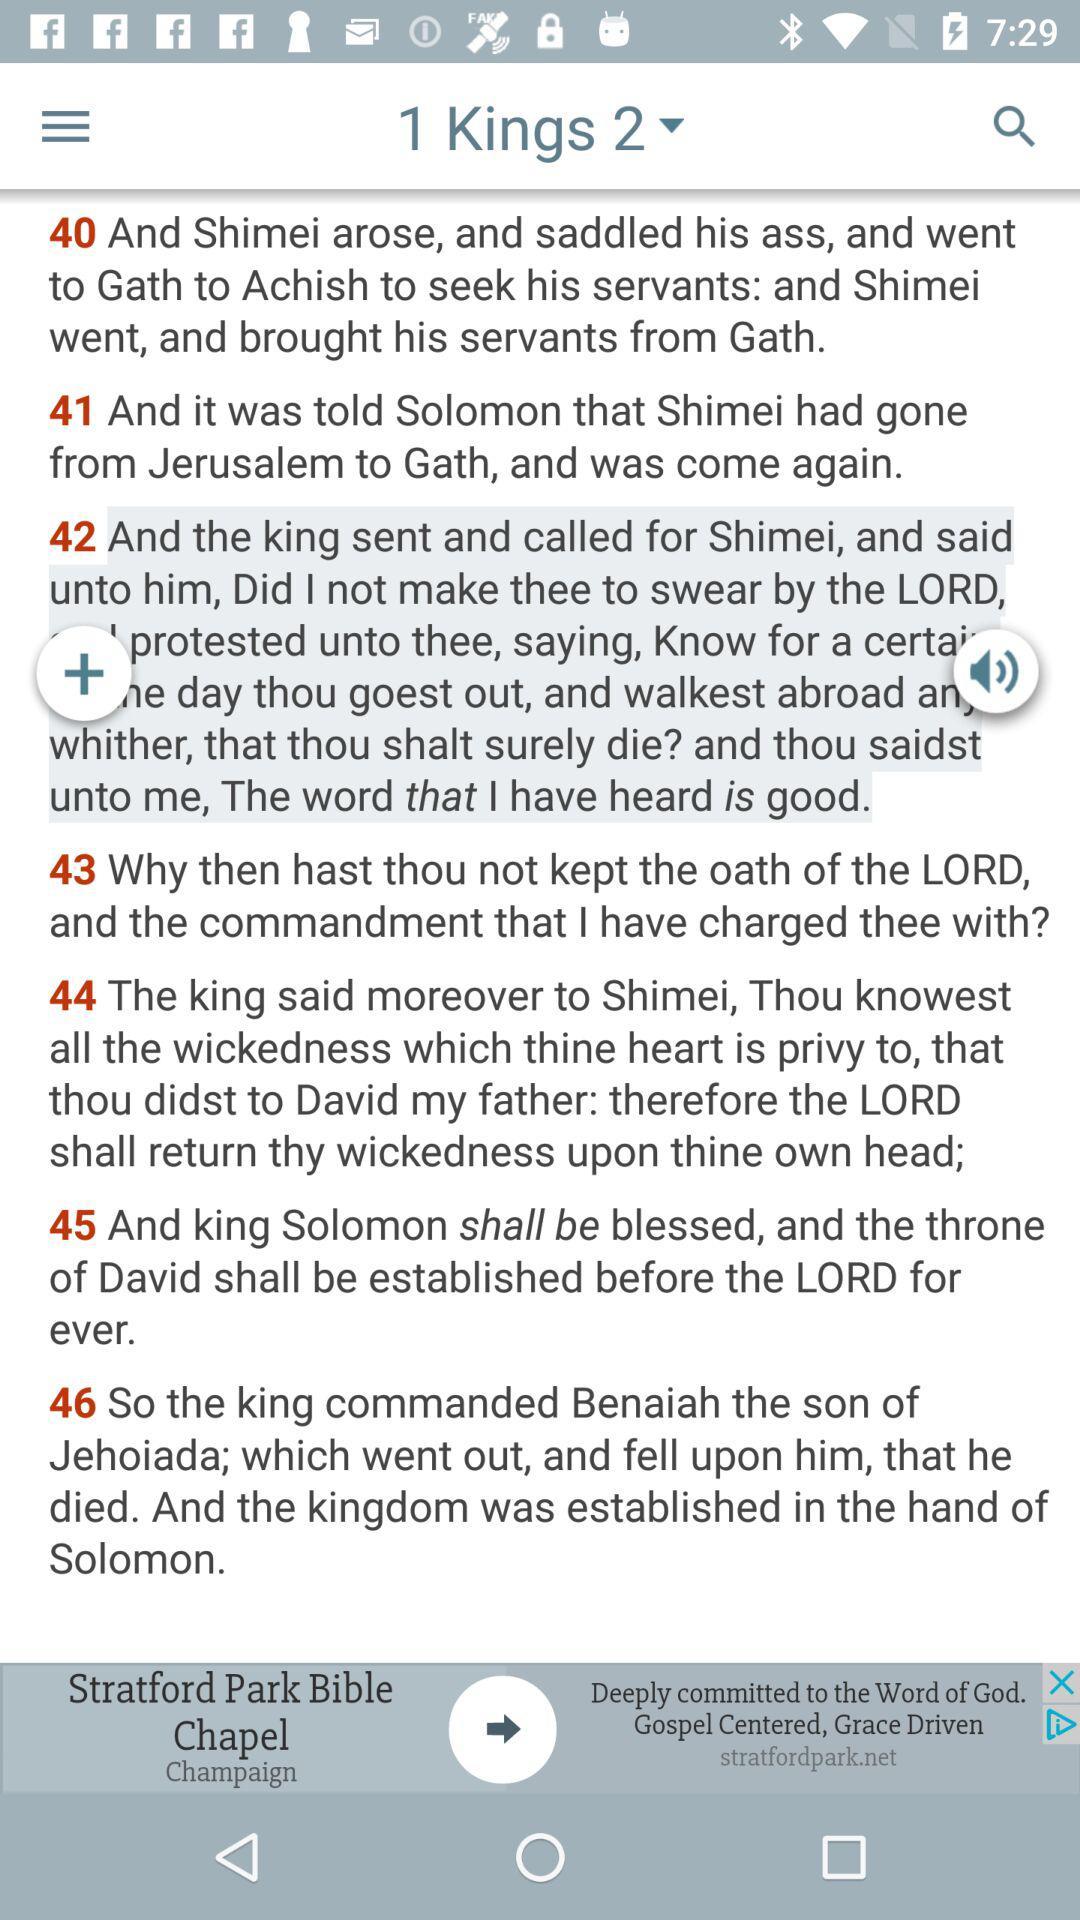  I want to click on next, so click(540, 1727).